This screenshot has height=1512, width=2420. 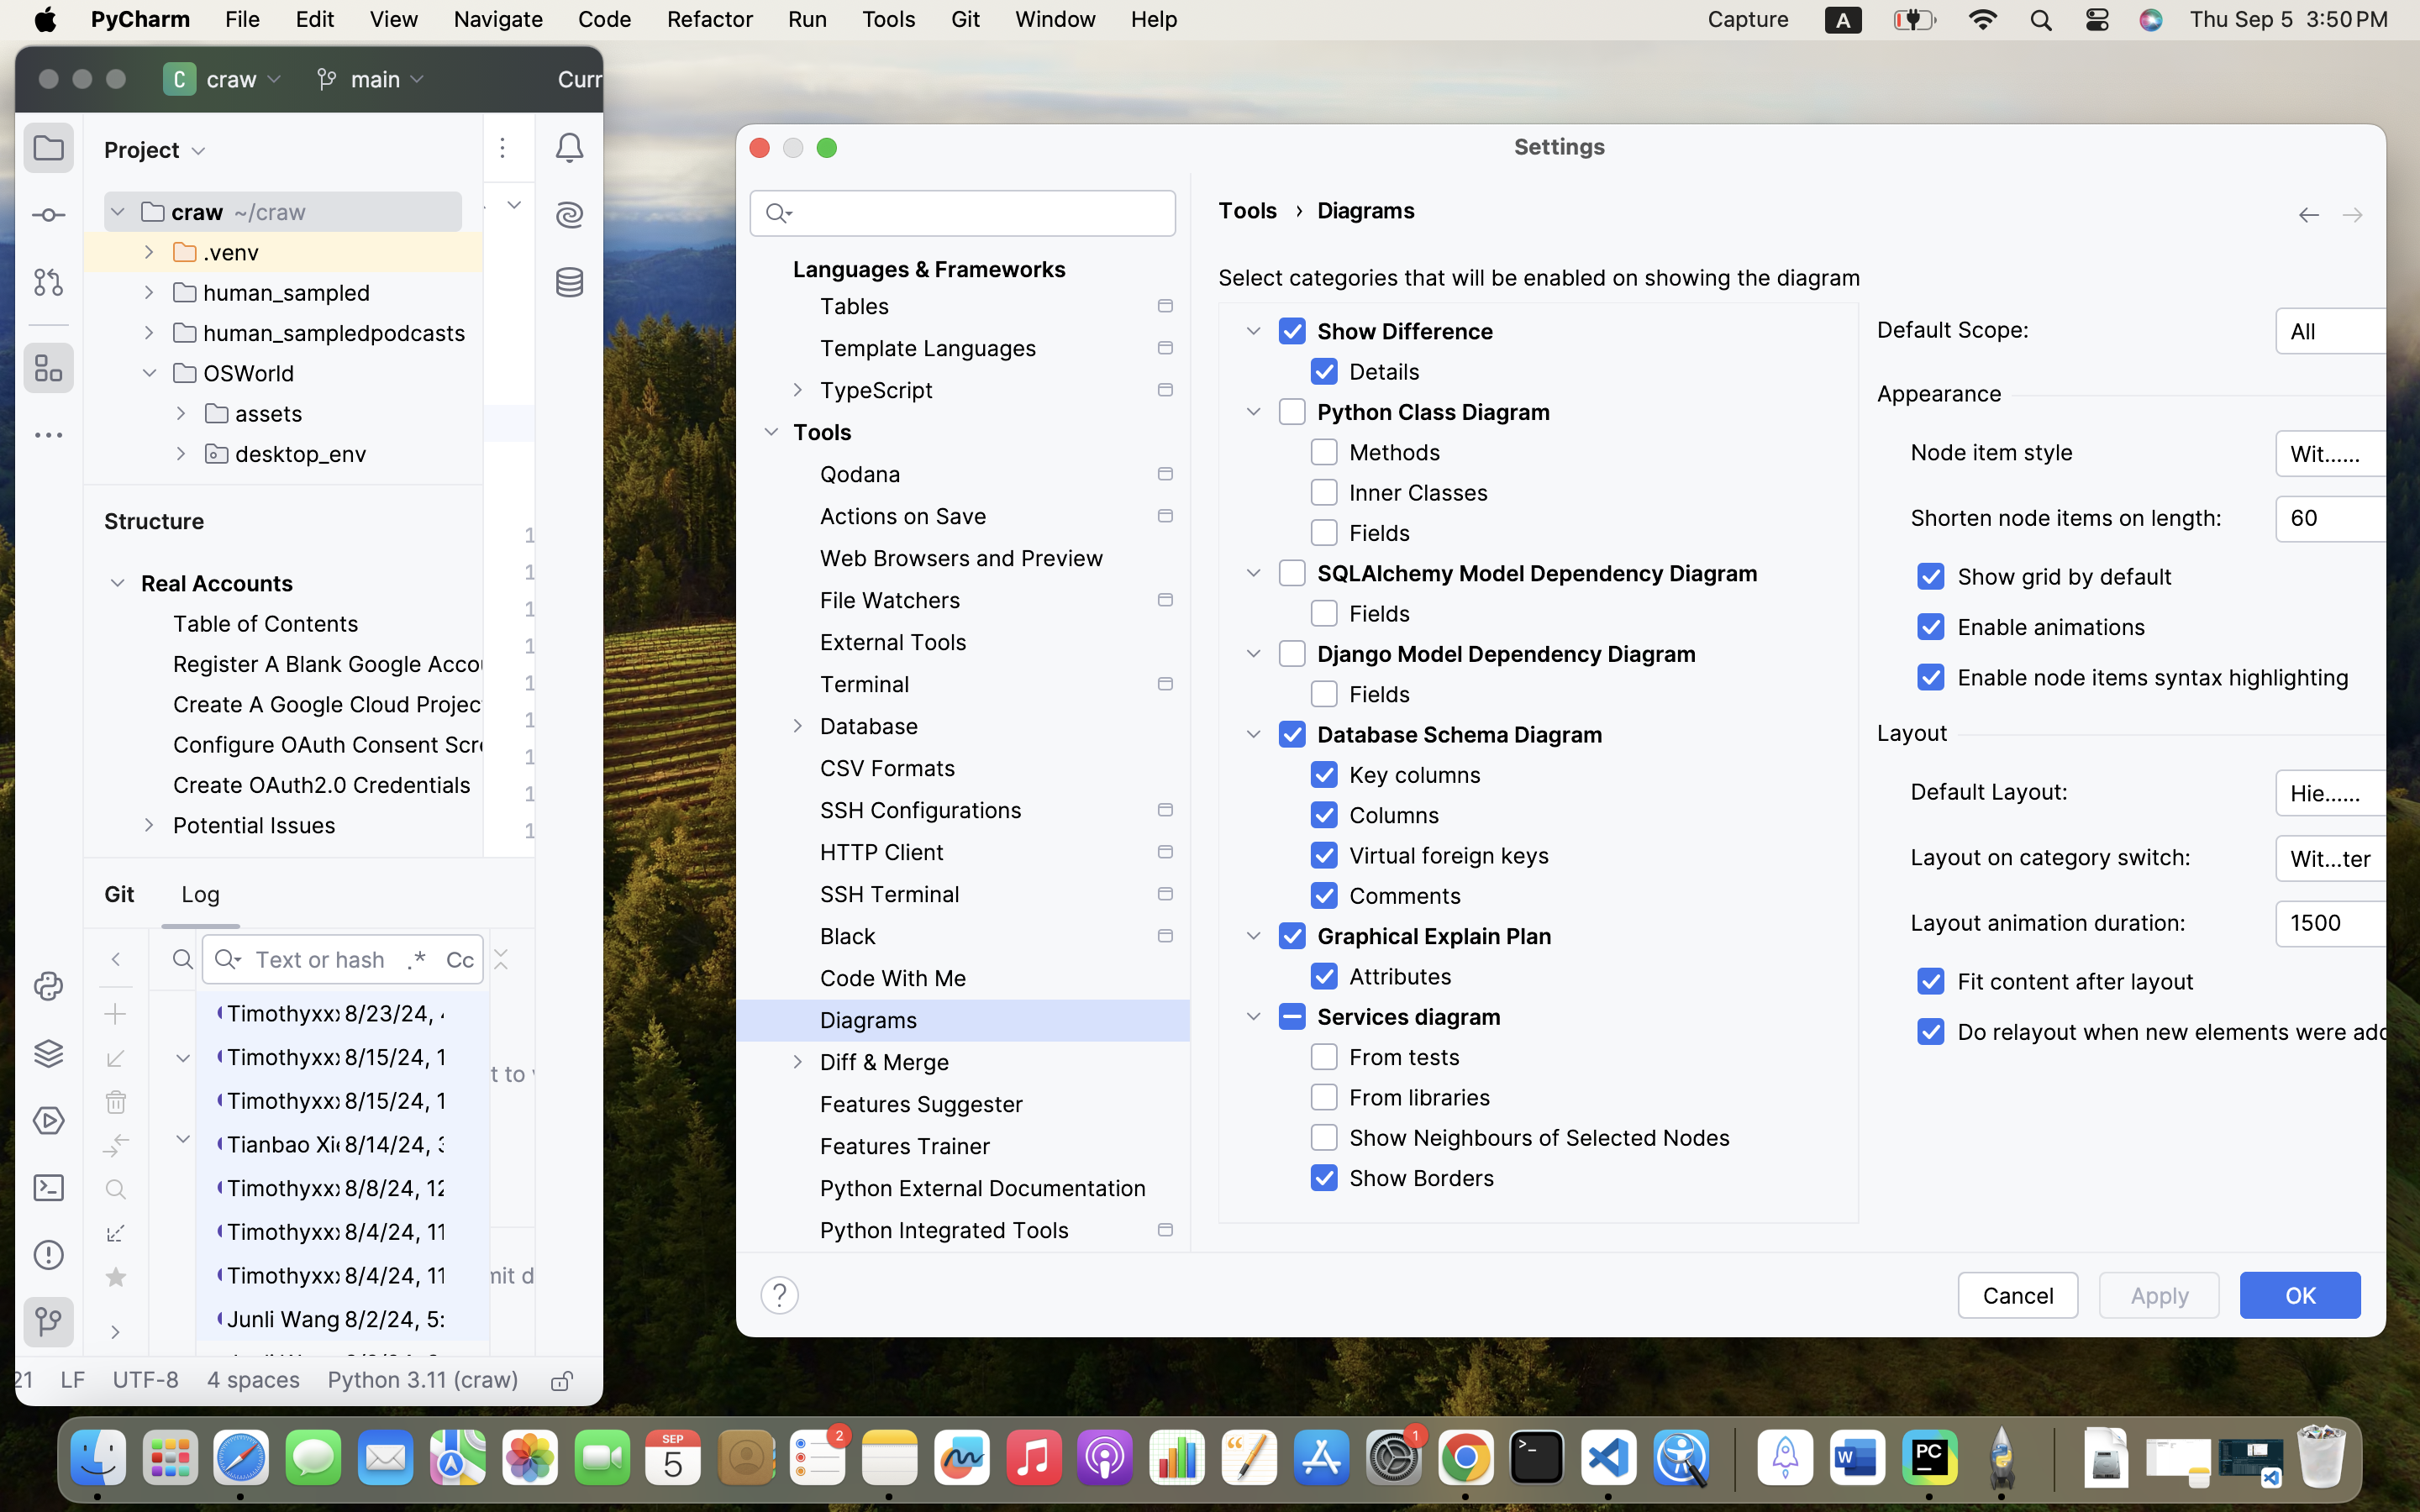 What do you see at coordinates (2347, 858) in the screenshot?
I see `'With light layouter'` at bounding box center [2347, 858].